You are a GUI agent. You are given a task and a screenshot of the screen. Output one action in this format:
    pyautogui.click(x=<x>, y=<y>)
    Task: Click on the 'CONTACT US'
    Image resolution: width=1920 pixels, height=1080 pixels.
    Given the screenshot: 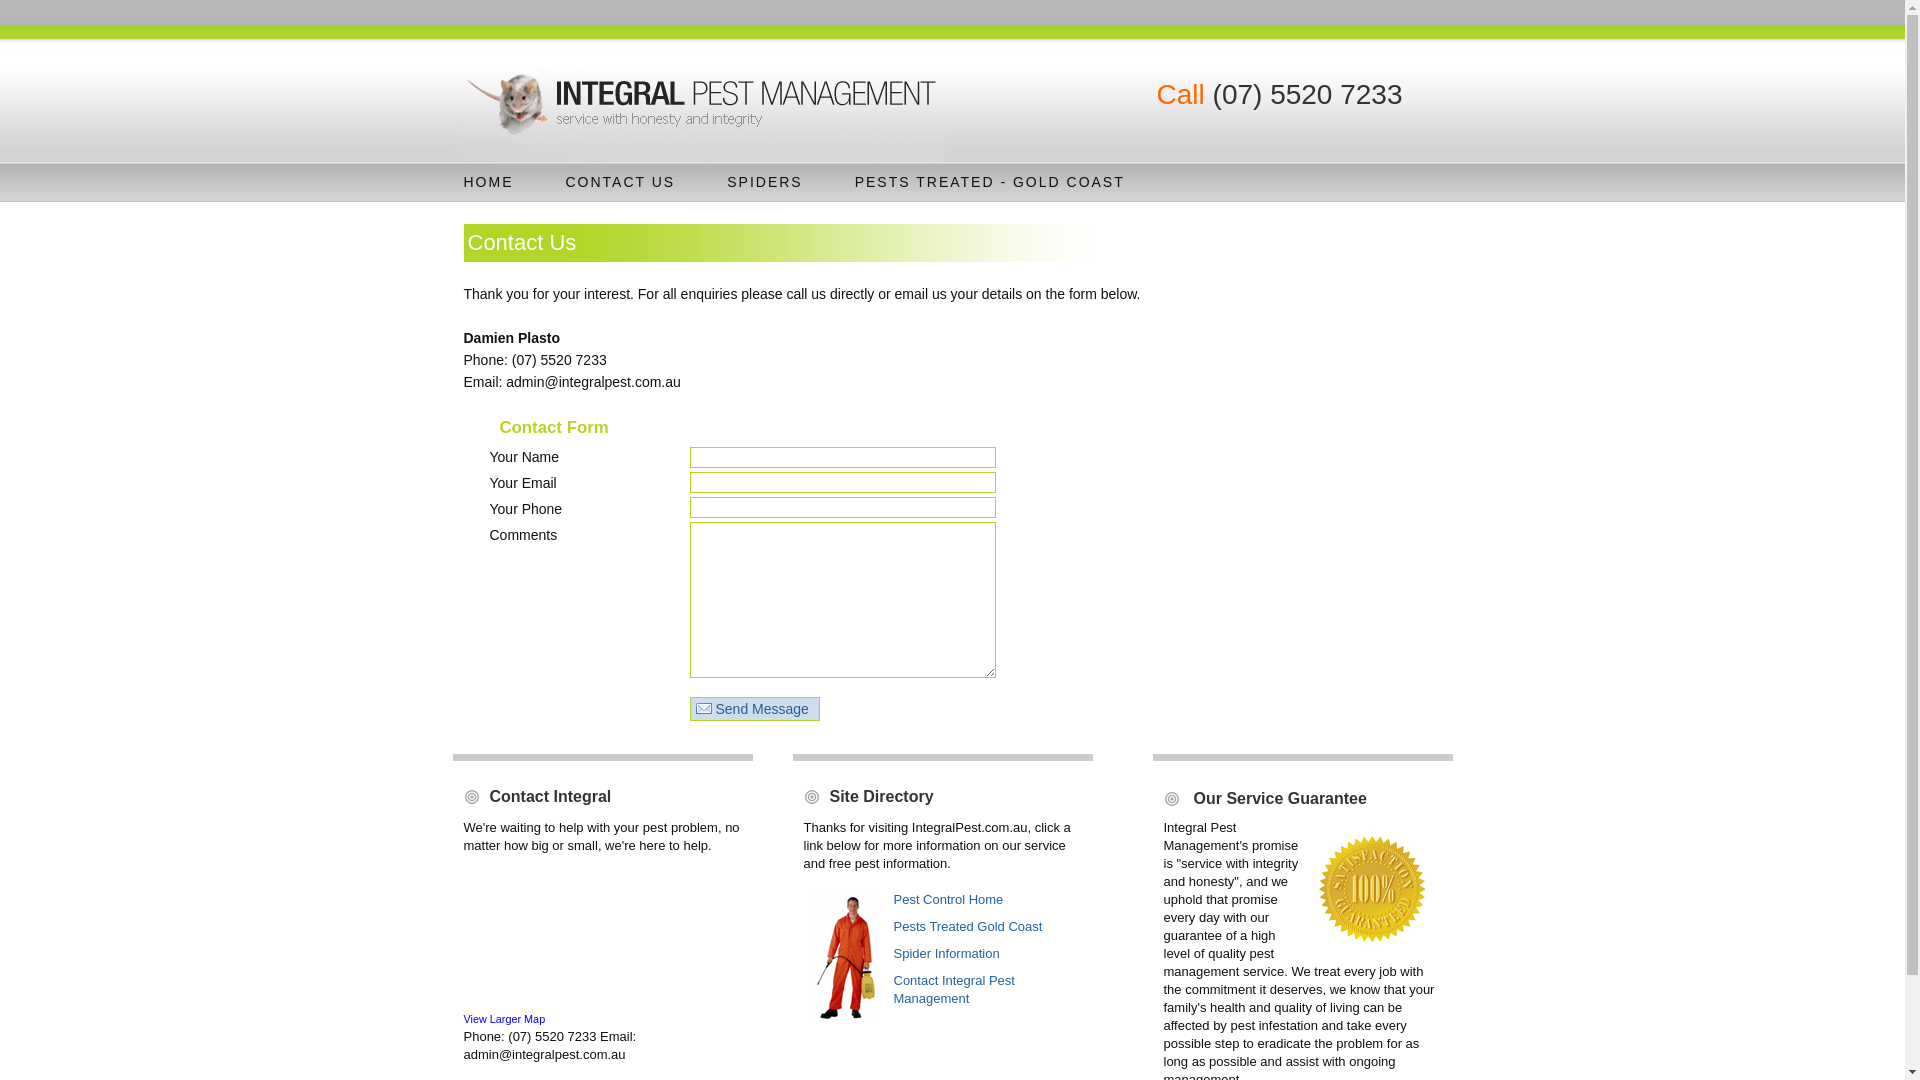 What is the action you would take?
    pyautogui.click(x=618, y=181)
    